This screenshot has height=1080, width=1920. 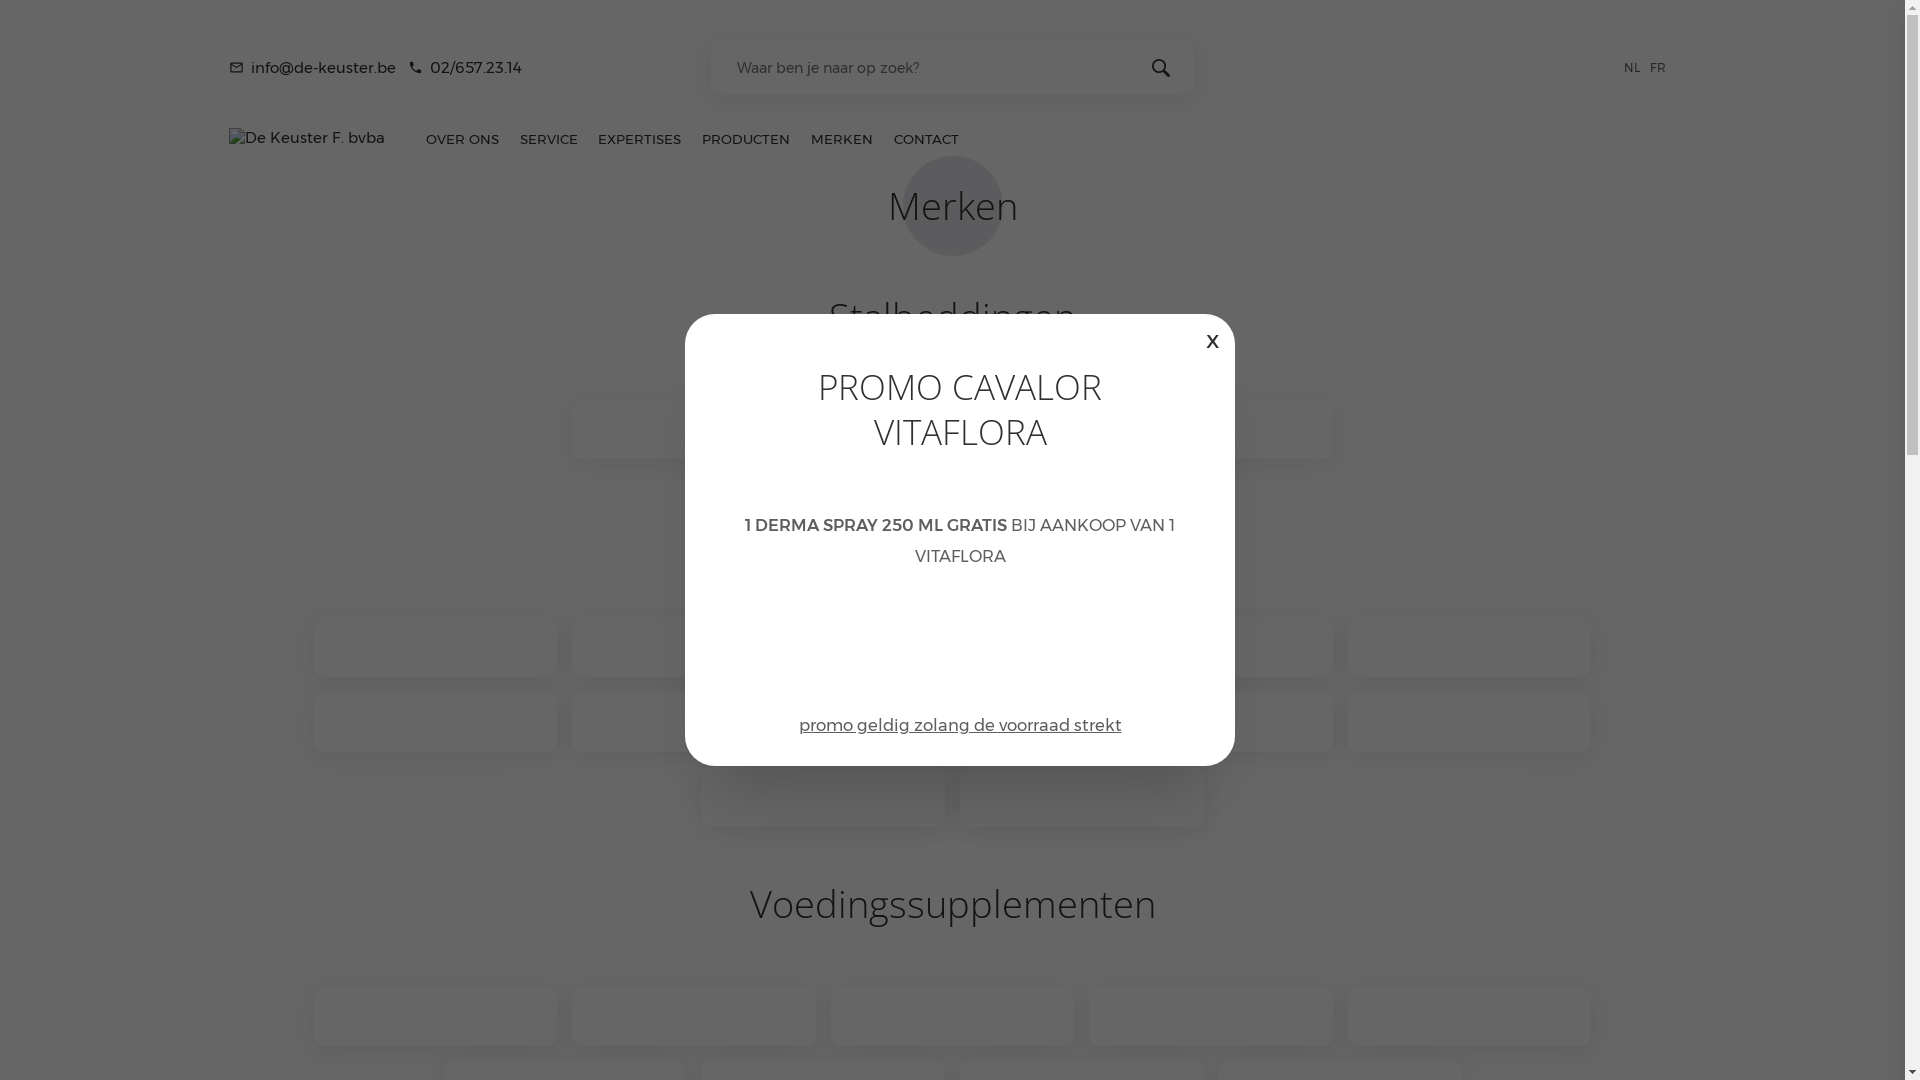 I want to click on 'MERKEN', so click(x=842, y=137).